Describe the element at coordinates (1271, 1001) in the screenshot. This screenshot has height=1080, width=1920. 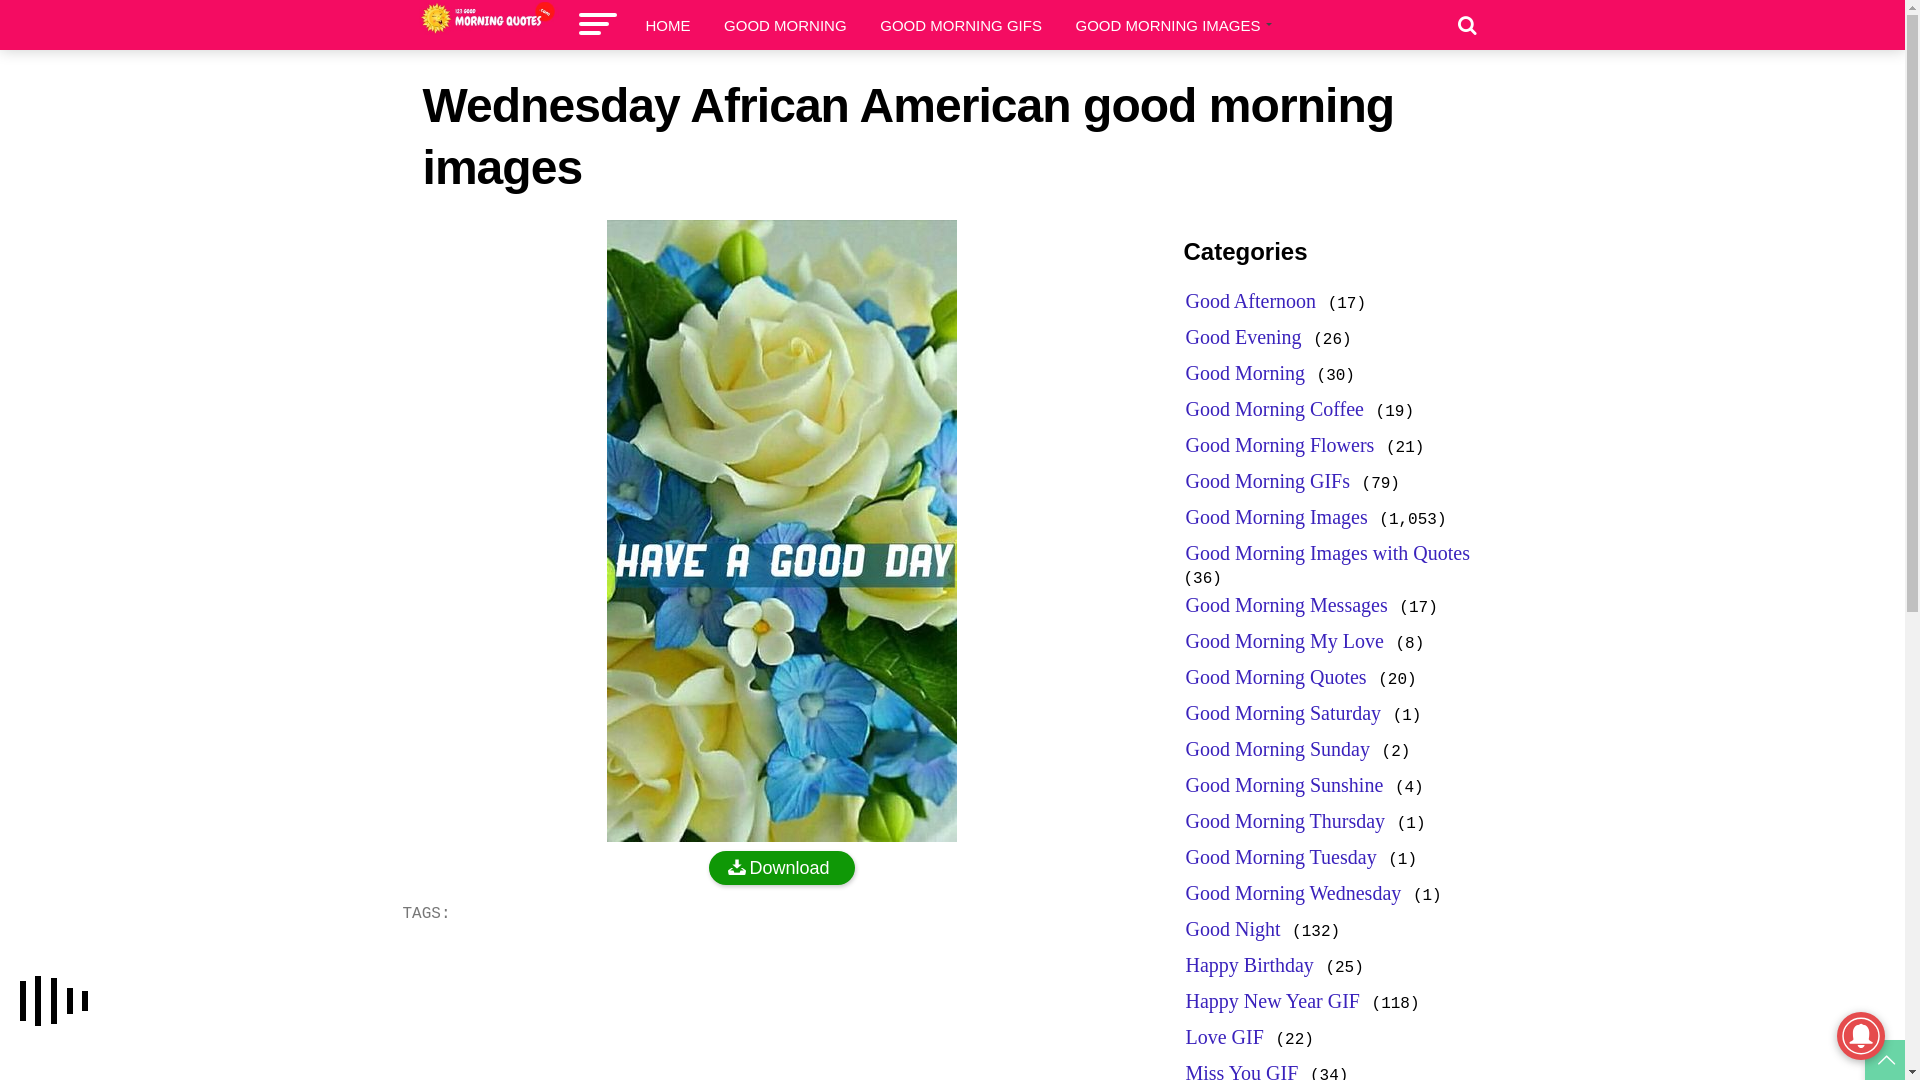
I see `'Happy New Year GIF'` at that location.